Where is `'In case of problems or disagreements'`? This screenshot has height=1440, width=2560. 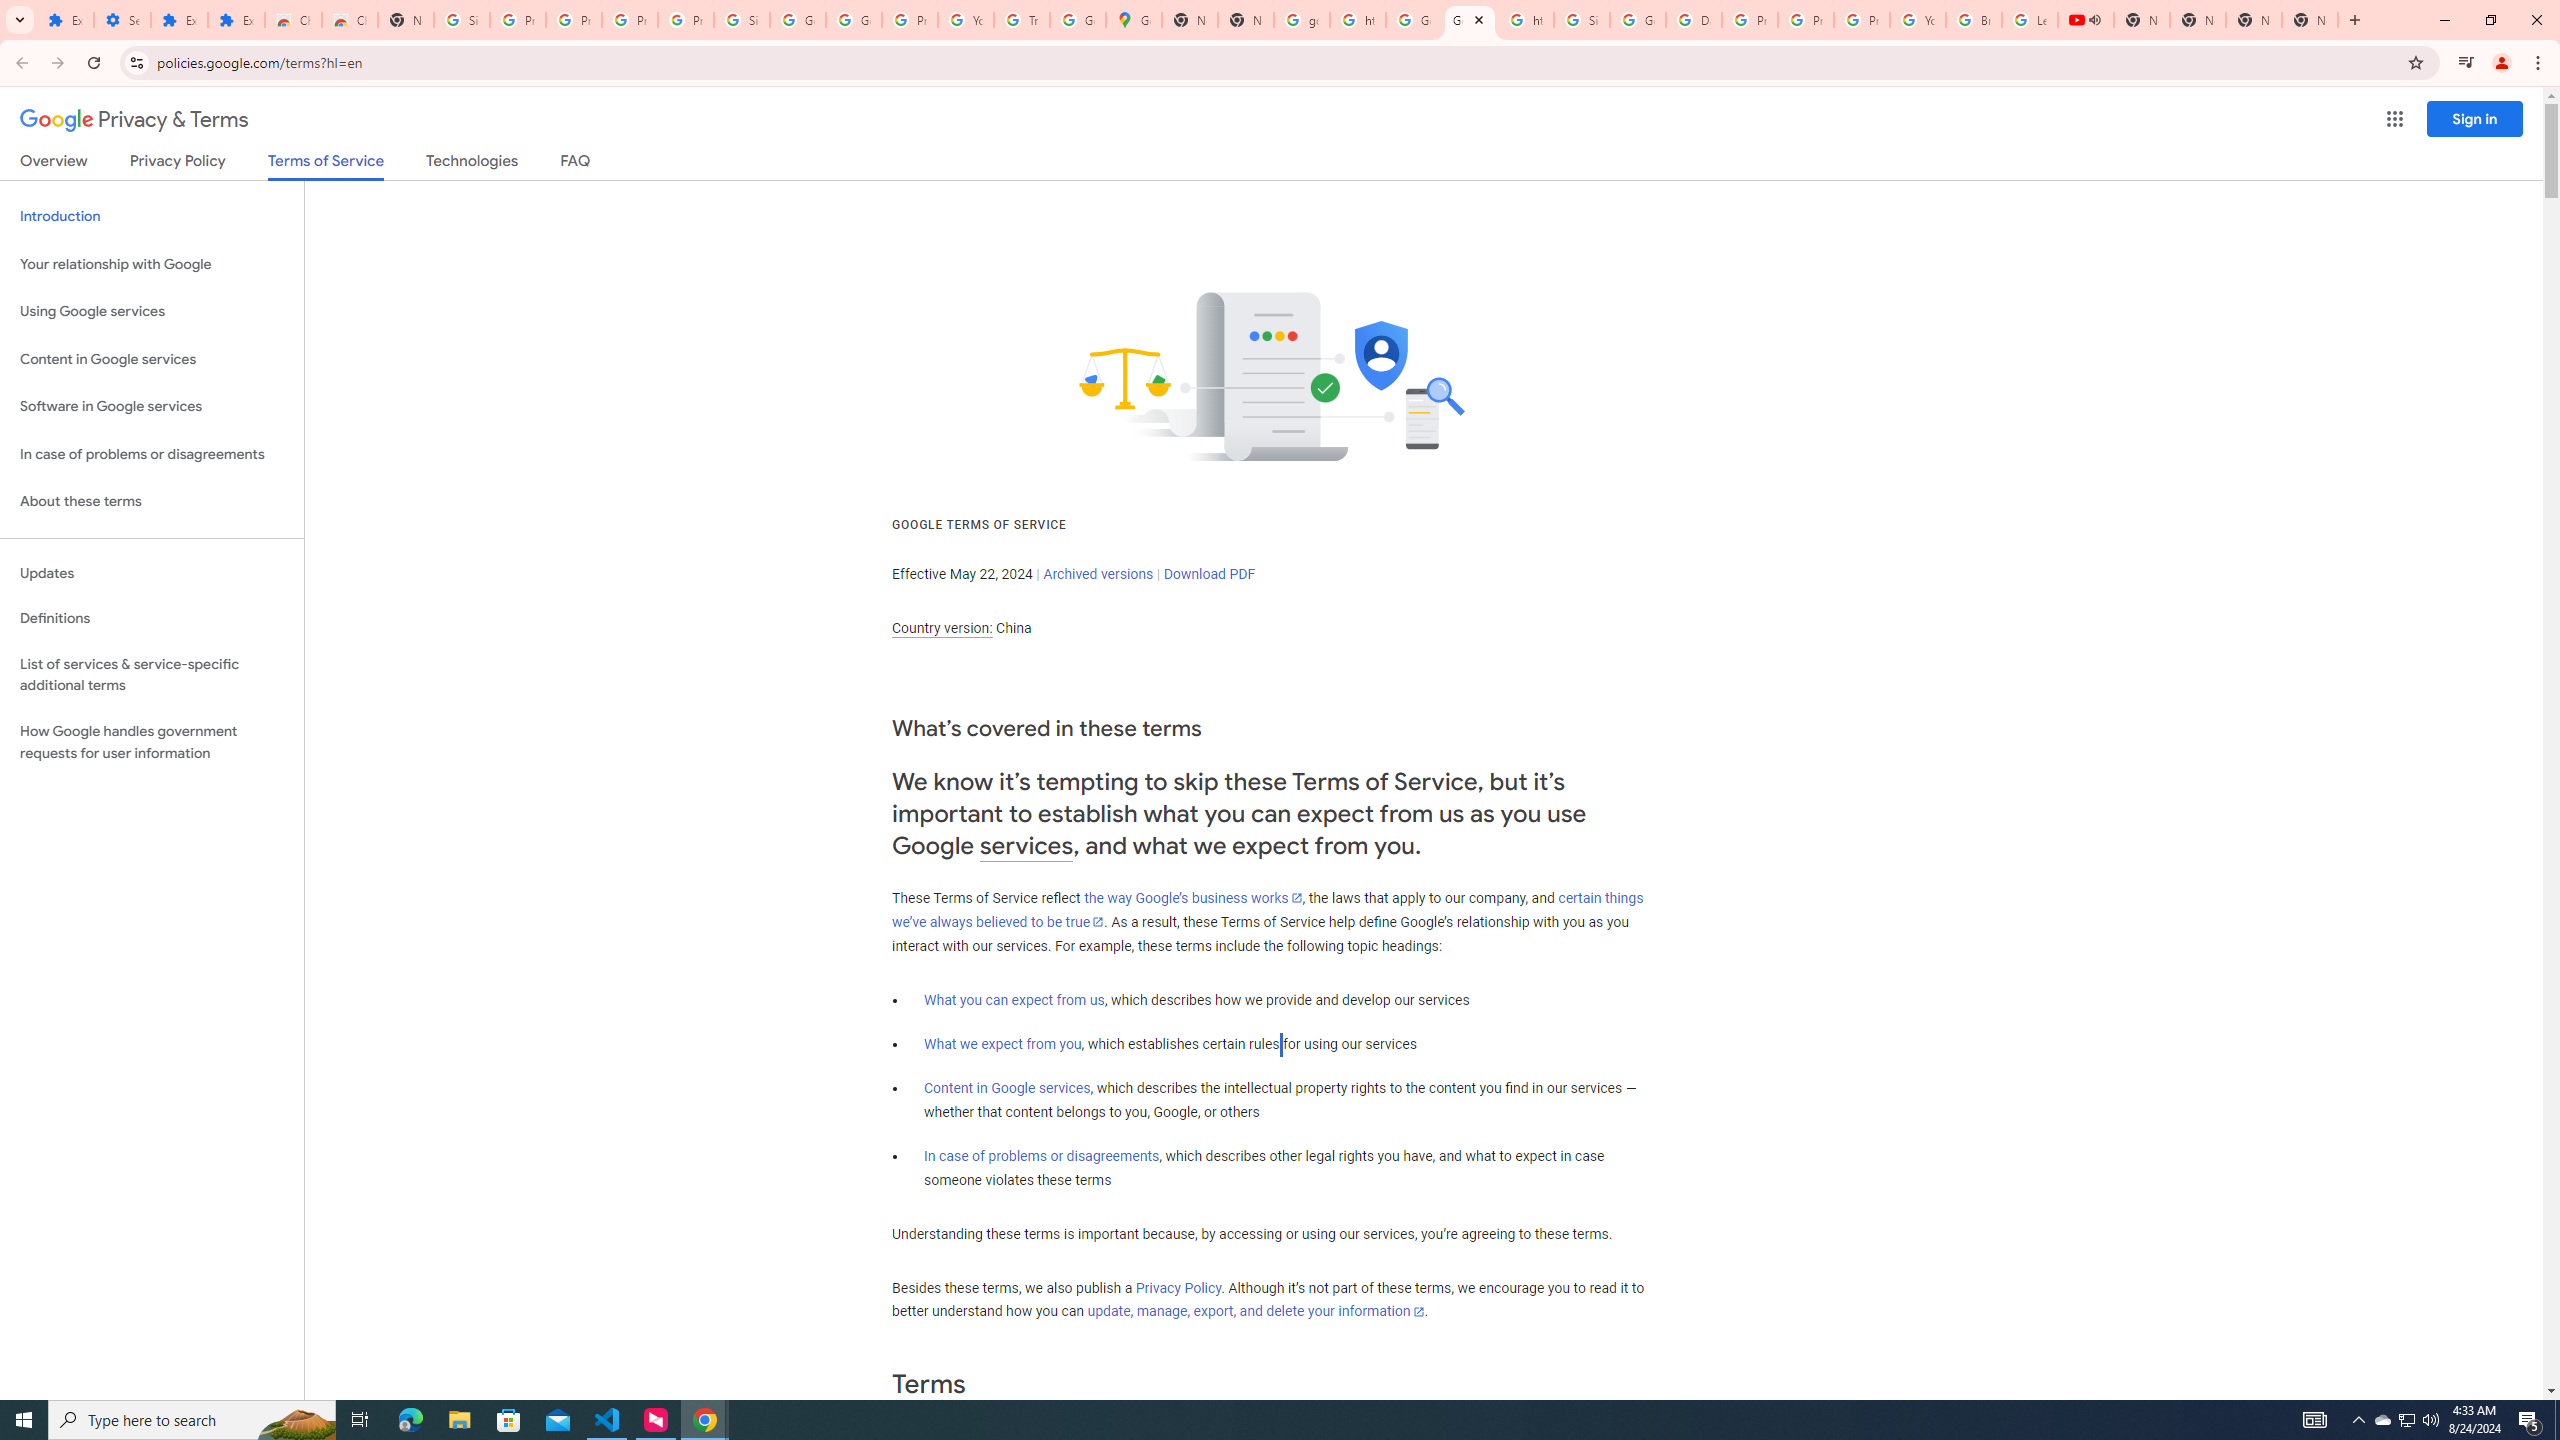 'In case of problems or disagreements' is located at coordinates (1040, 1156).